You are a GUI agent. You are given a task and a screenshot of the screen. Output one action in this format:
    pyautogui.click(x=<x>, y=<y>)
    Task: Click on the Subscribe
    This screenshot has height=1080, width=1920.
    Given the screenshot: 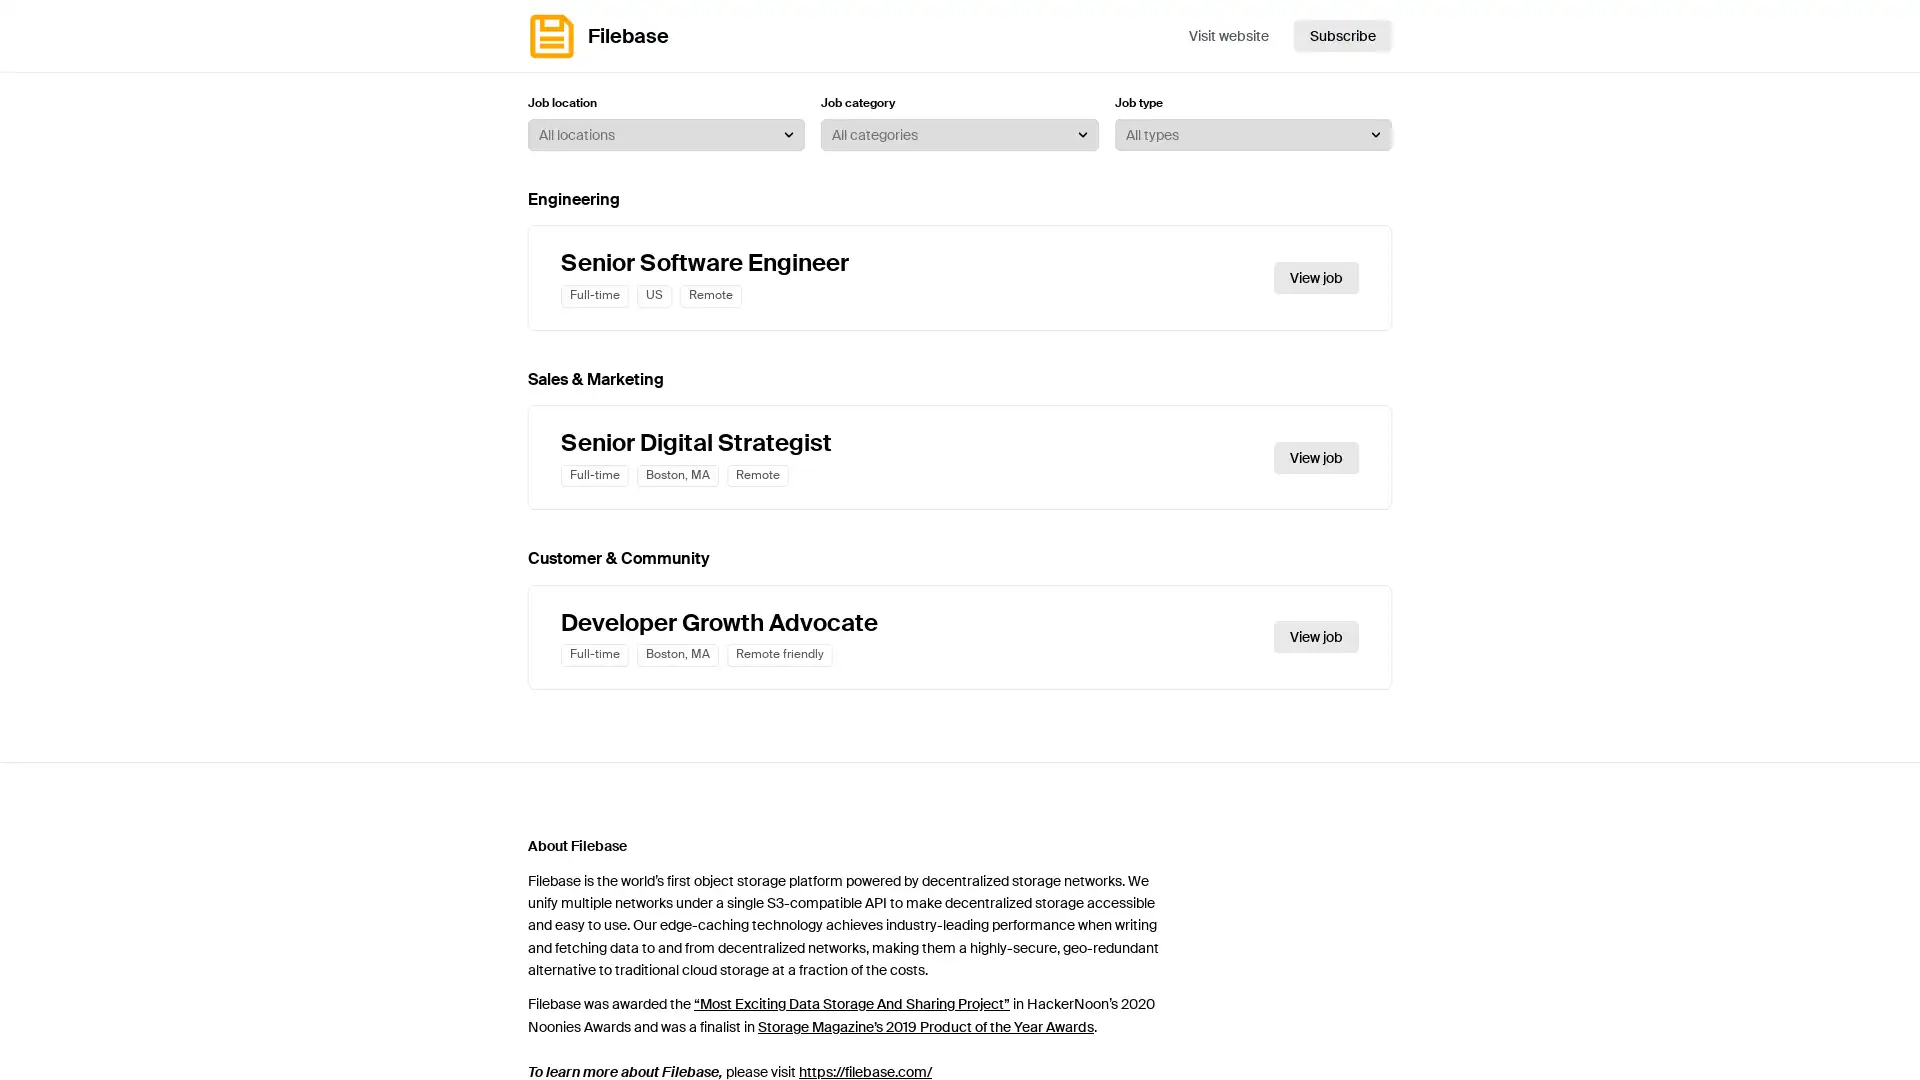 What is the action you would take?
    pyautogui.click(x=1343, y=35)
    